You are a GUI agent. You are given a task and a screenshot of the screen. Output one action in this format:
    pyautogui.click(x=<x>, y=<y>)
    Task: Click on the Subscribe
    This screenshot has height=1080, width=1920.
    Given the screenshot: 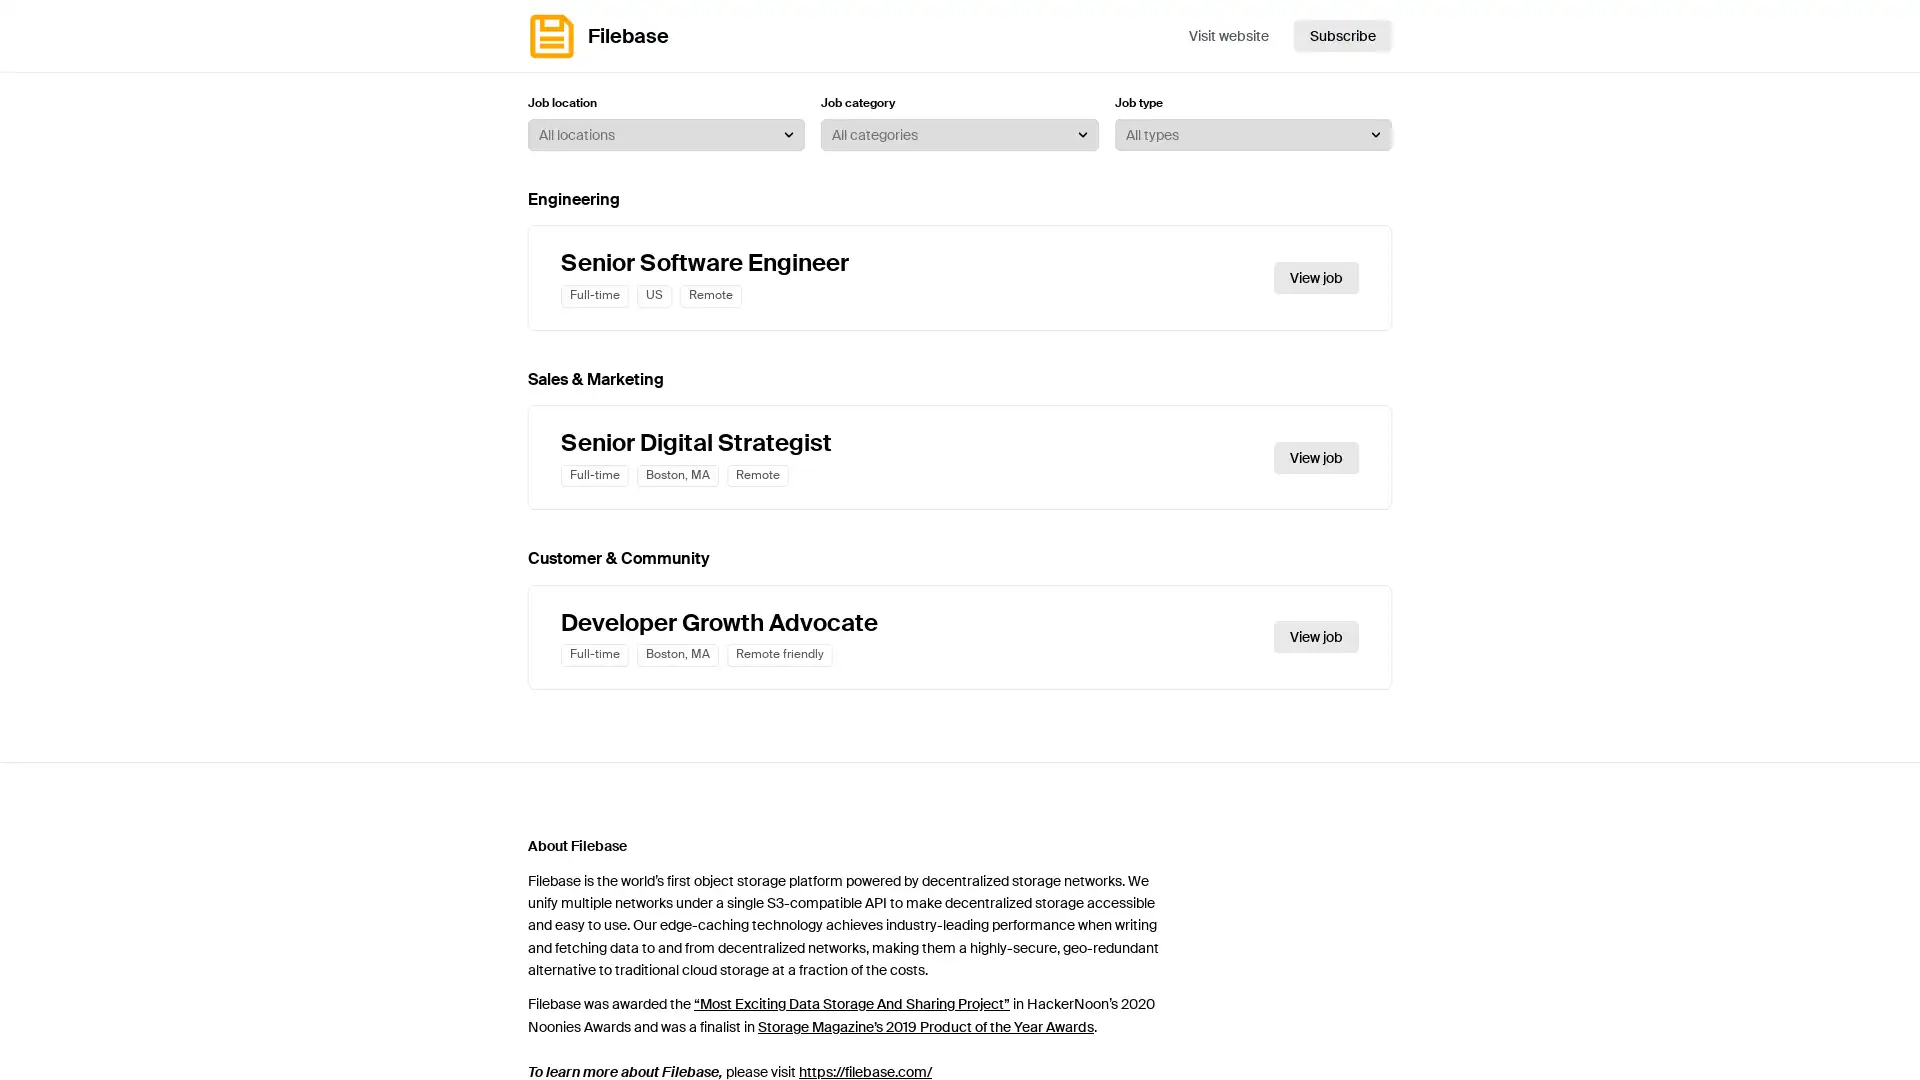 What is the action you would take?
    pyautogui.click(x=1343, y=35)
    